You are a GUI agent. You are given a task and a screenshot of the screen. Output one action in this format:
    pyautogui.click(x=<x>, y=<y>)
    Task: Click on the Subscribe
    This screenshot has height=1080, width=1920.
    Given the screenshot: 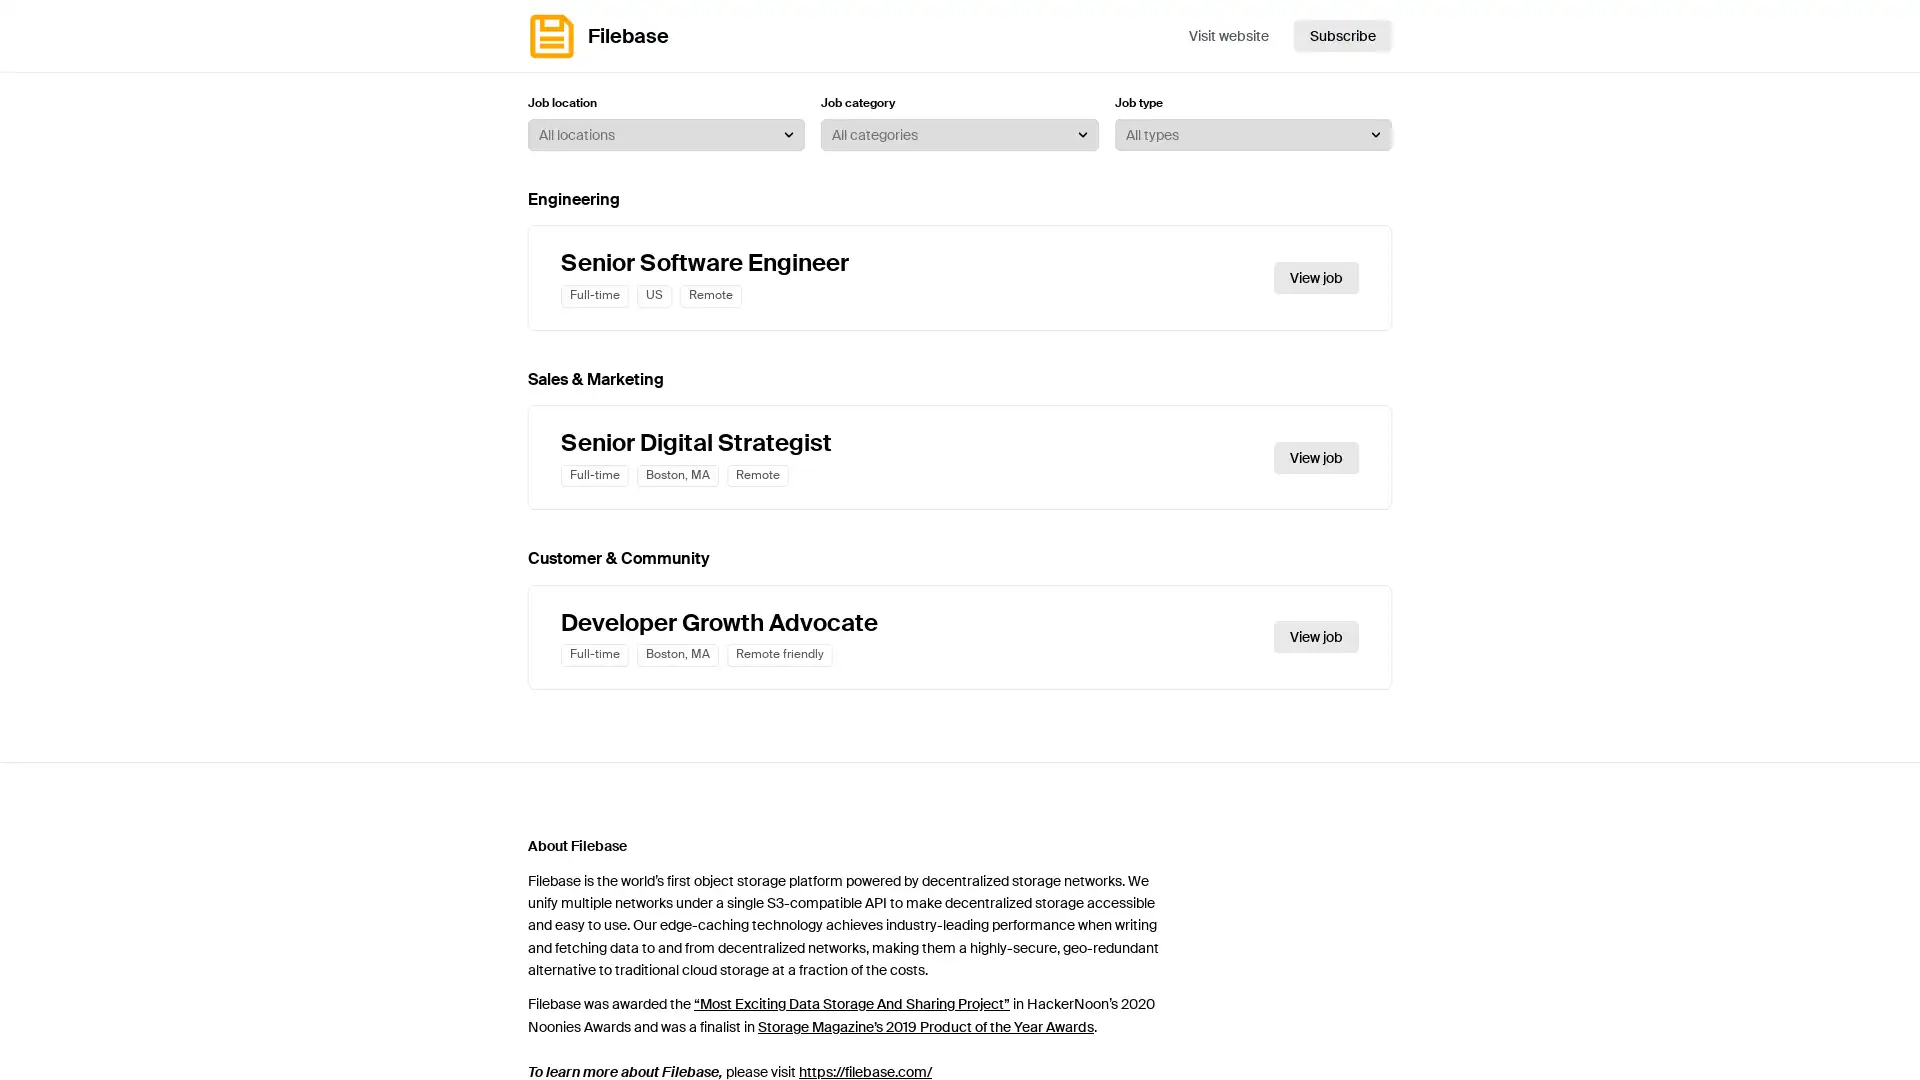 What is the action you would take?
    pyautogui.click(x=1343, y=35)
    